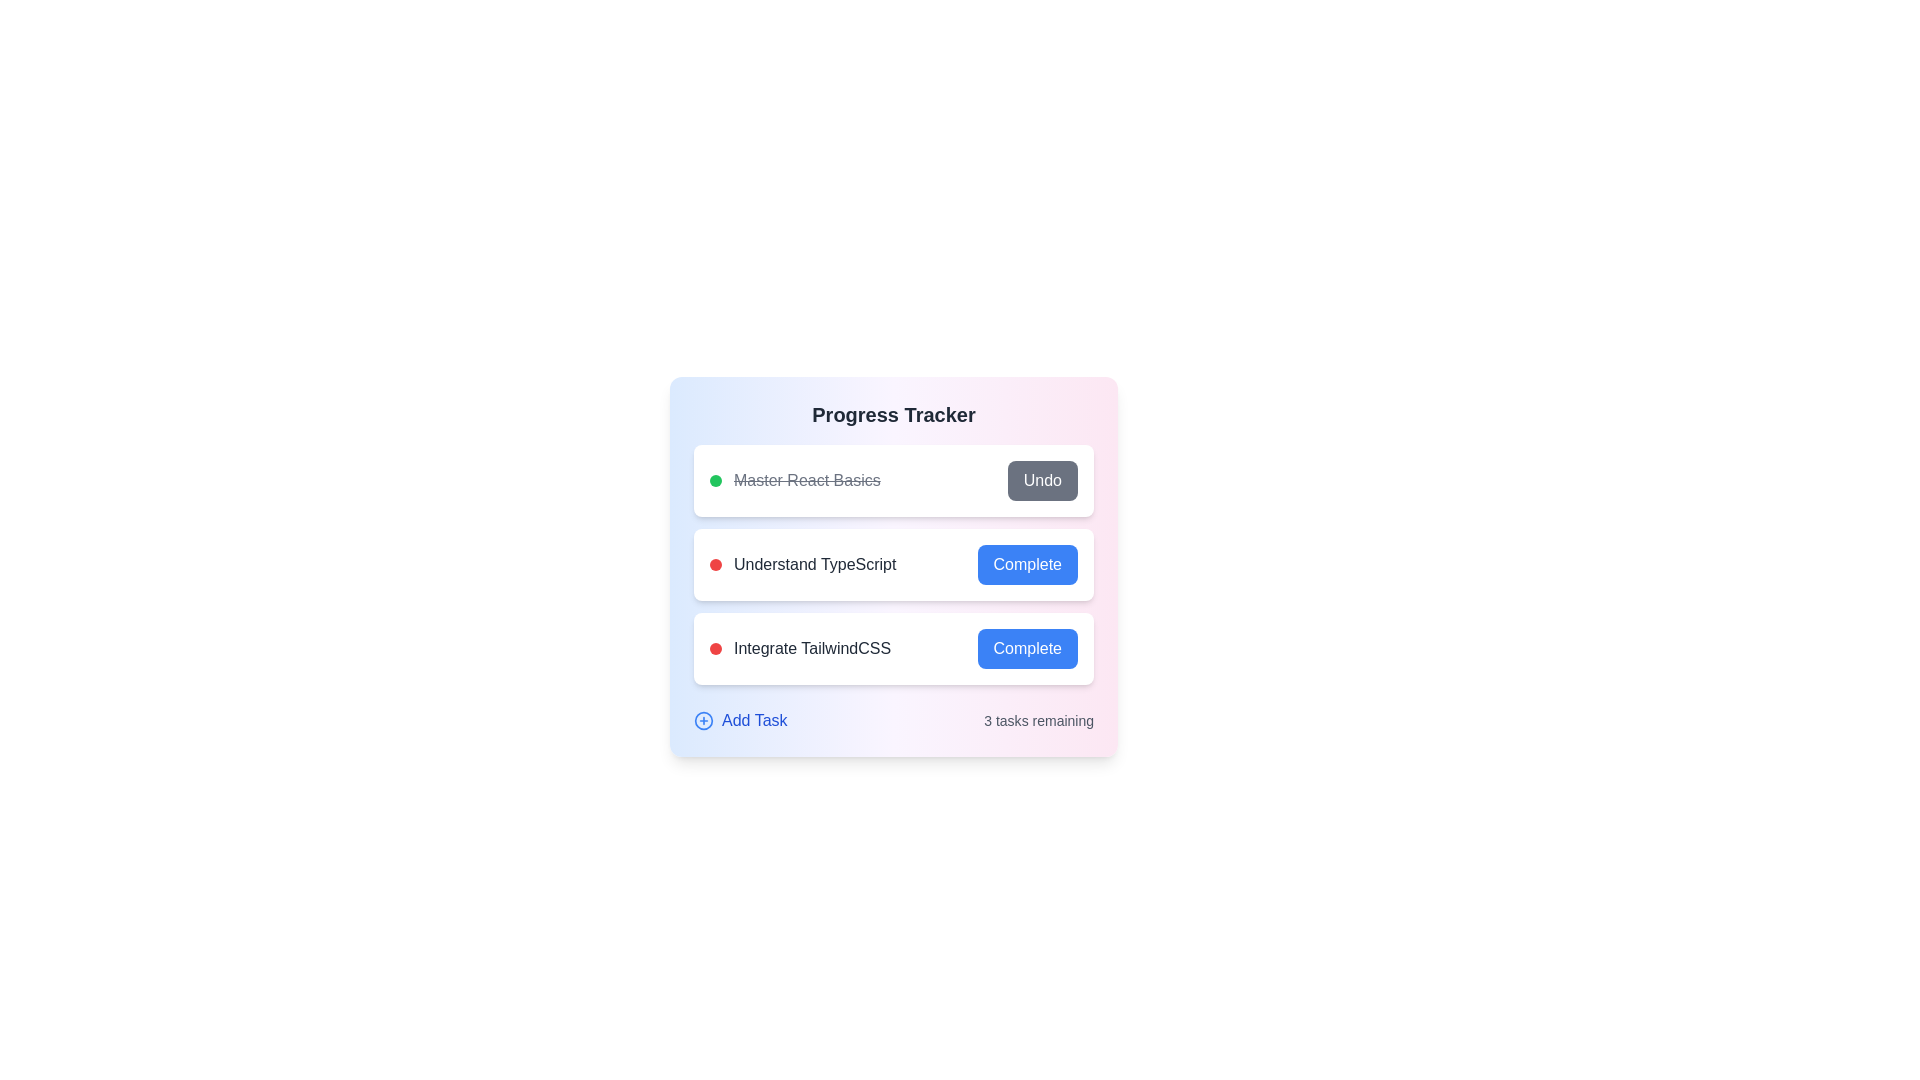 This screenshot has height=1080, width=1920. I want to click on the 'Complete' button, which is a rounded rectangular button with a blue background and white text, located in the second row of the task list under the 'Progress Tracker' section, aligned to the right next to the label 'Understand TypeScript', so click(1027, 564).